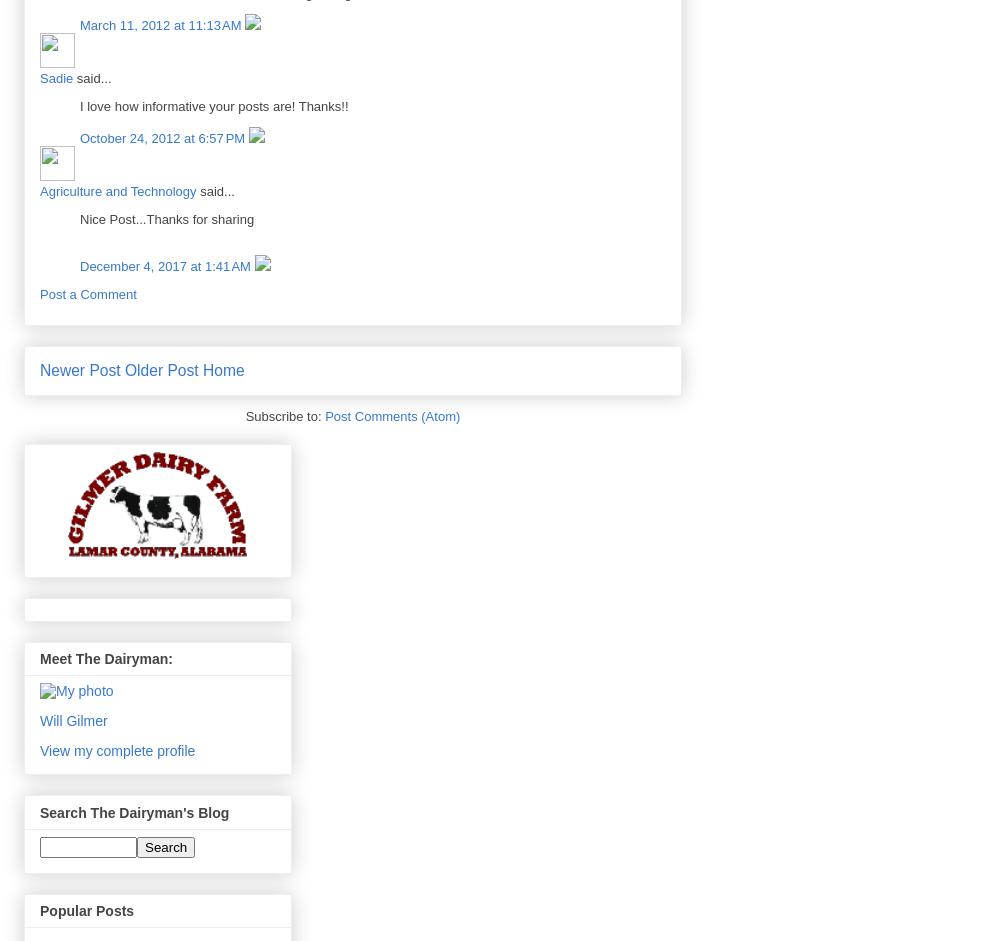 The height and width of the screenshot is (941, 998). What do you see at coordinates (40, 77) in the screenshot?
I see `'Sadie'` at bounding box center [40, 77].